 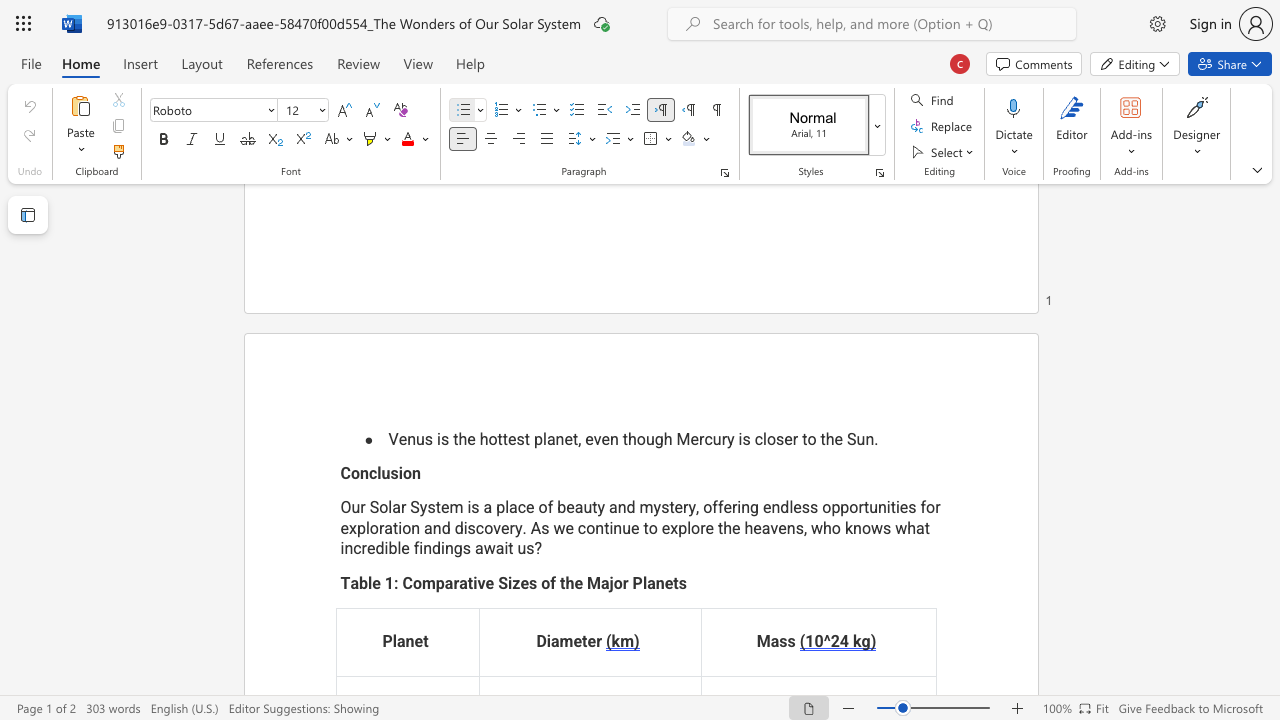 I want to click on the space between the continuous character "V" and "e" in the text, so click(x=398, y=438).